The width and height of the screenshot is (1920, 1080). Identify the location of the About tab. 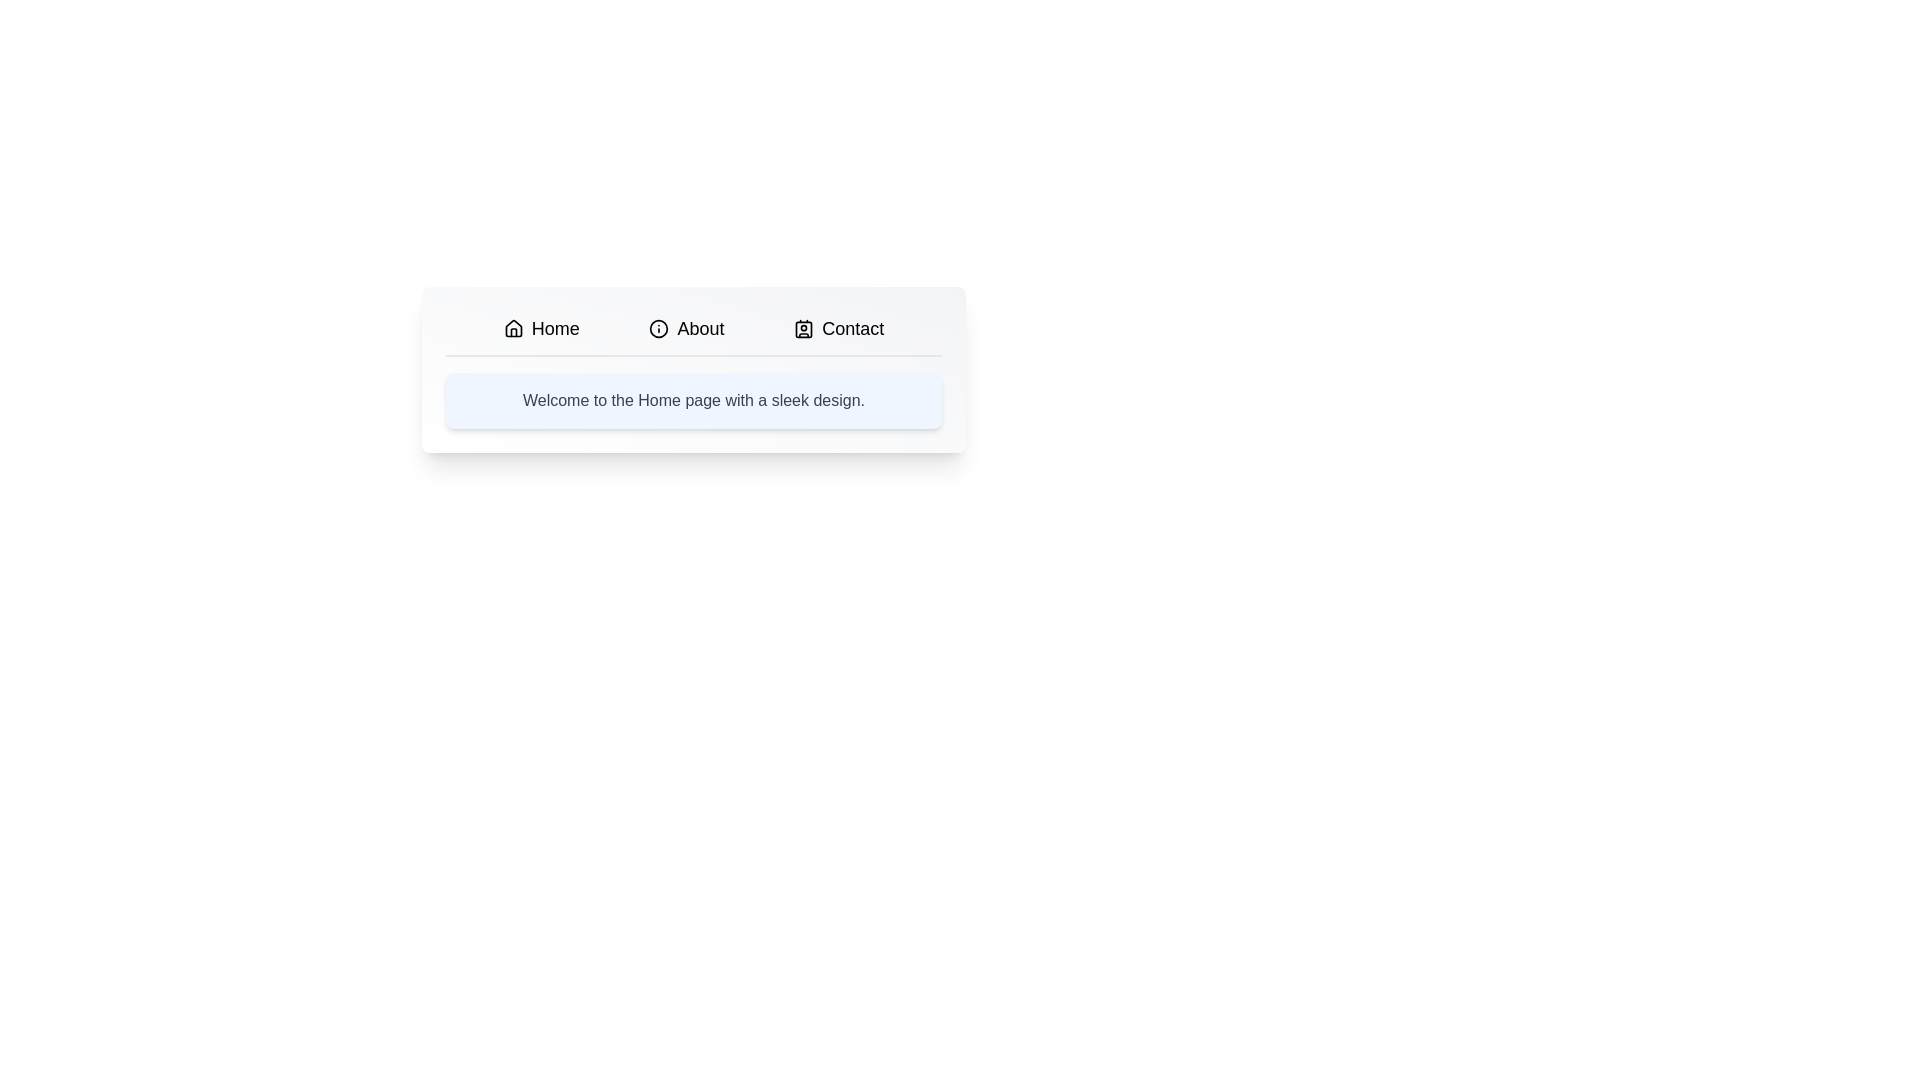
(686, 327).